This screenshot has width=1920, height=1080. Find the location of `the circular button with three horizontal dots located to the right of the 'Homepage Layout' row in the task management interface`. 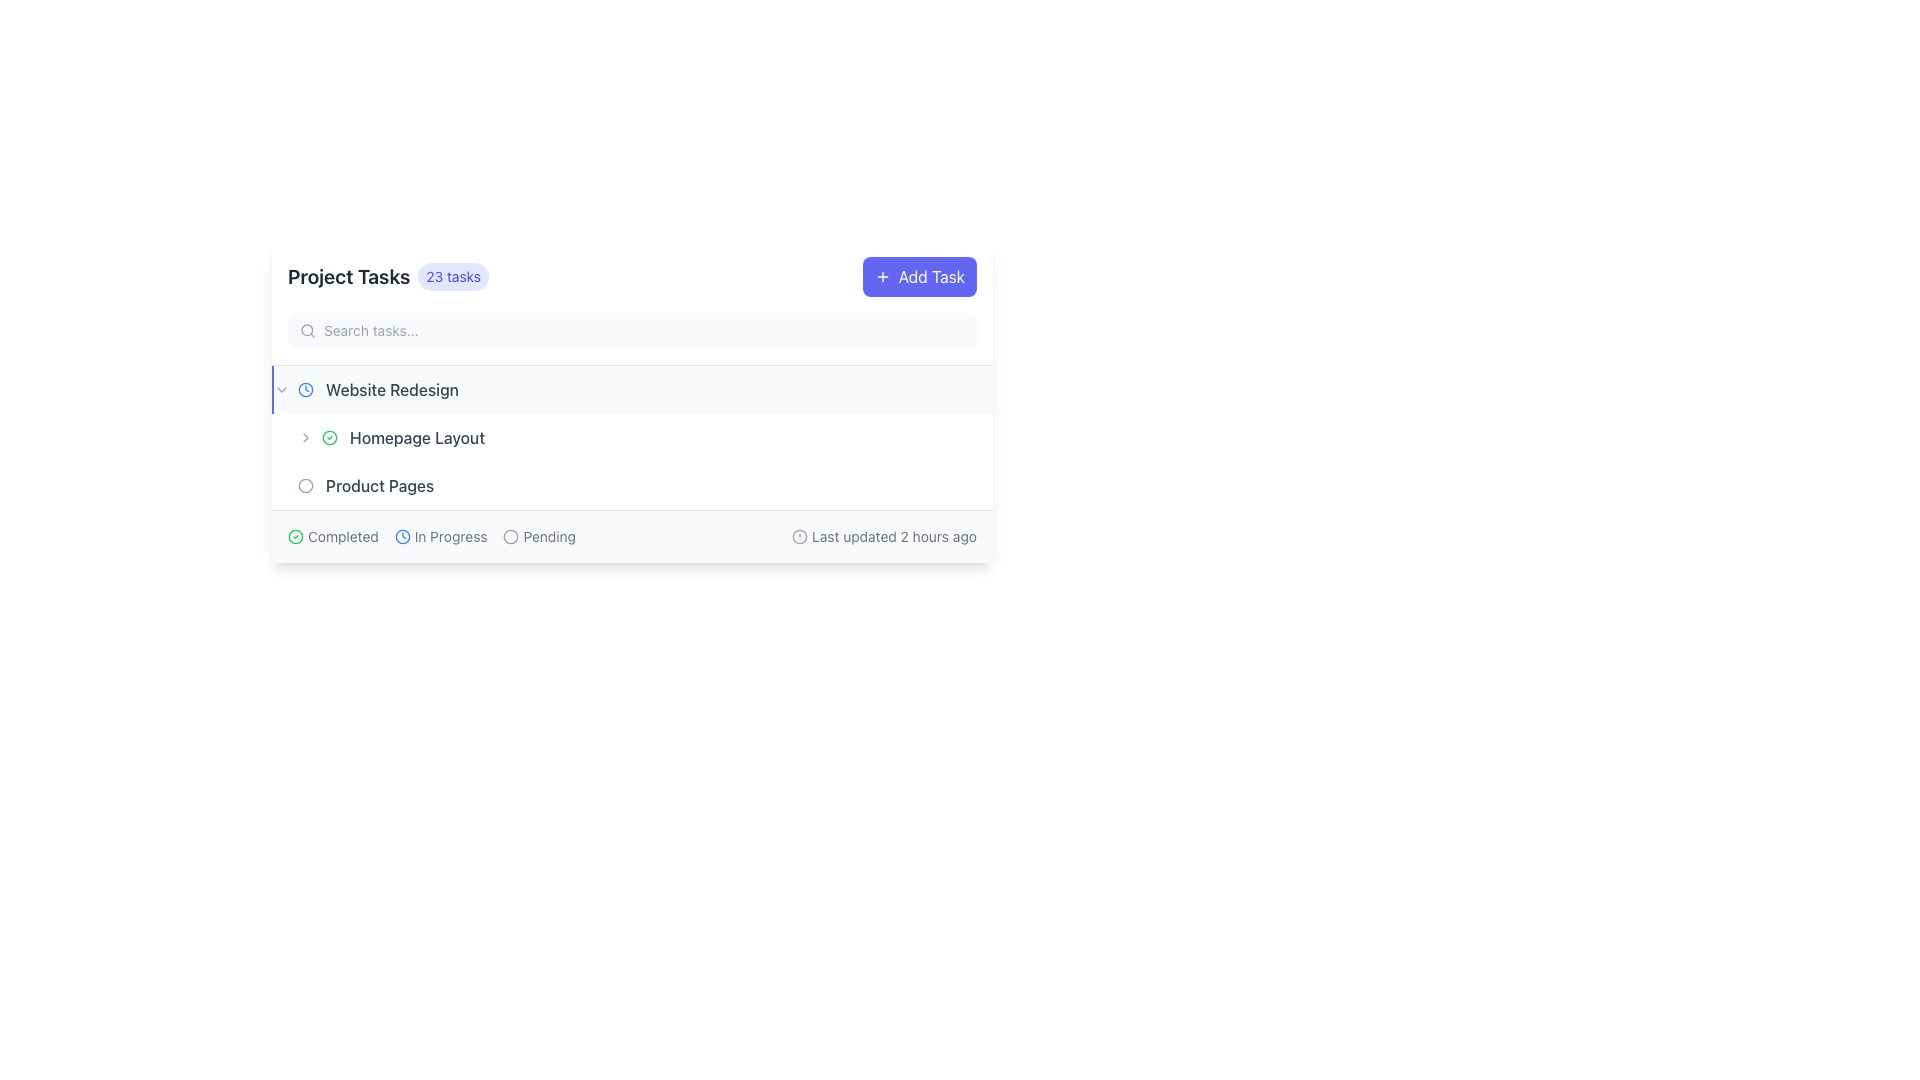

the circular button with three horizontal dots located to the right of the 'Homepage Layout' row in the task management interface is located at coordinates (969, 389).